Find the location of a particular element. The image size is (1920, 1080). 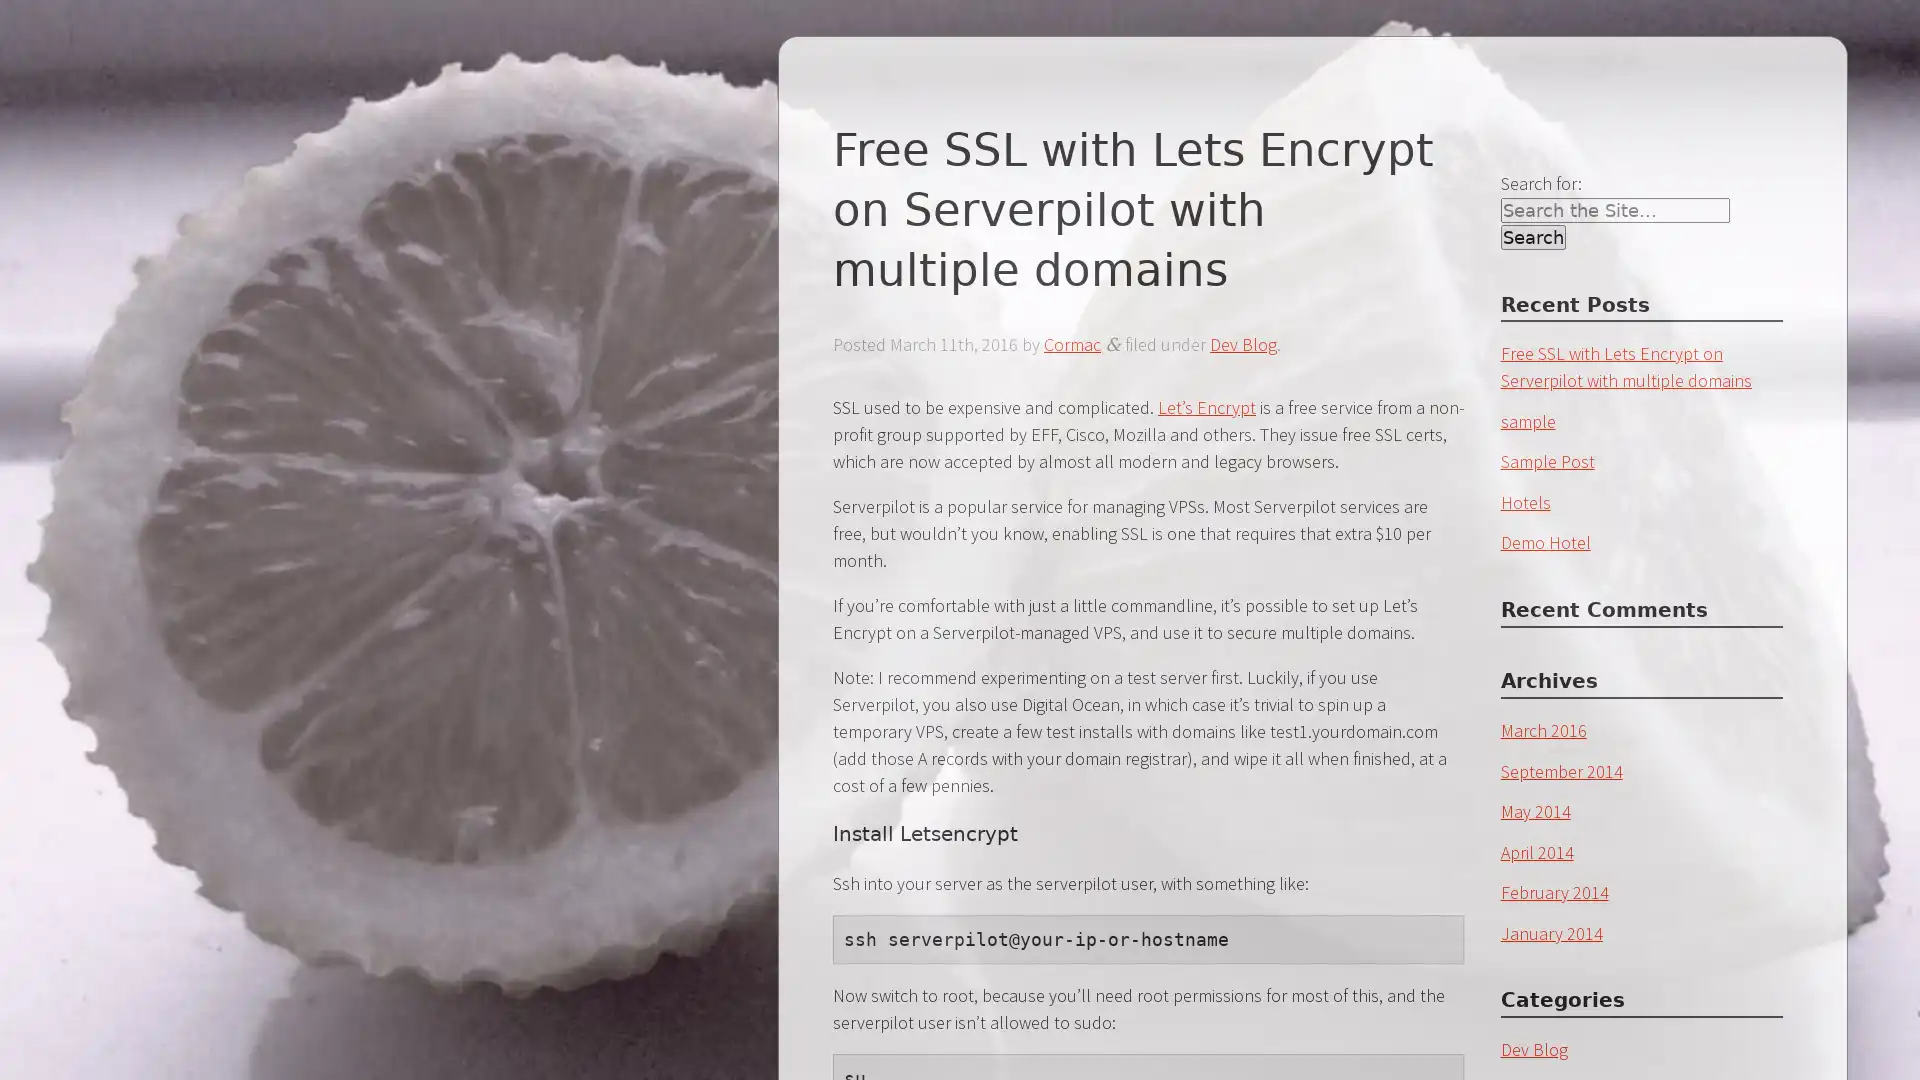

Search is located at coordinates (1531, 236).